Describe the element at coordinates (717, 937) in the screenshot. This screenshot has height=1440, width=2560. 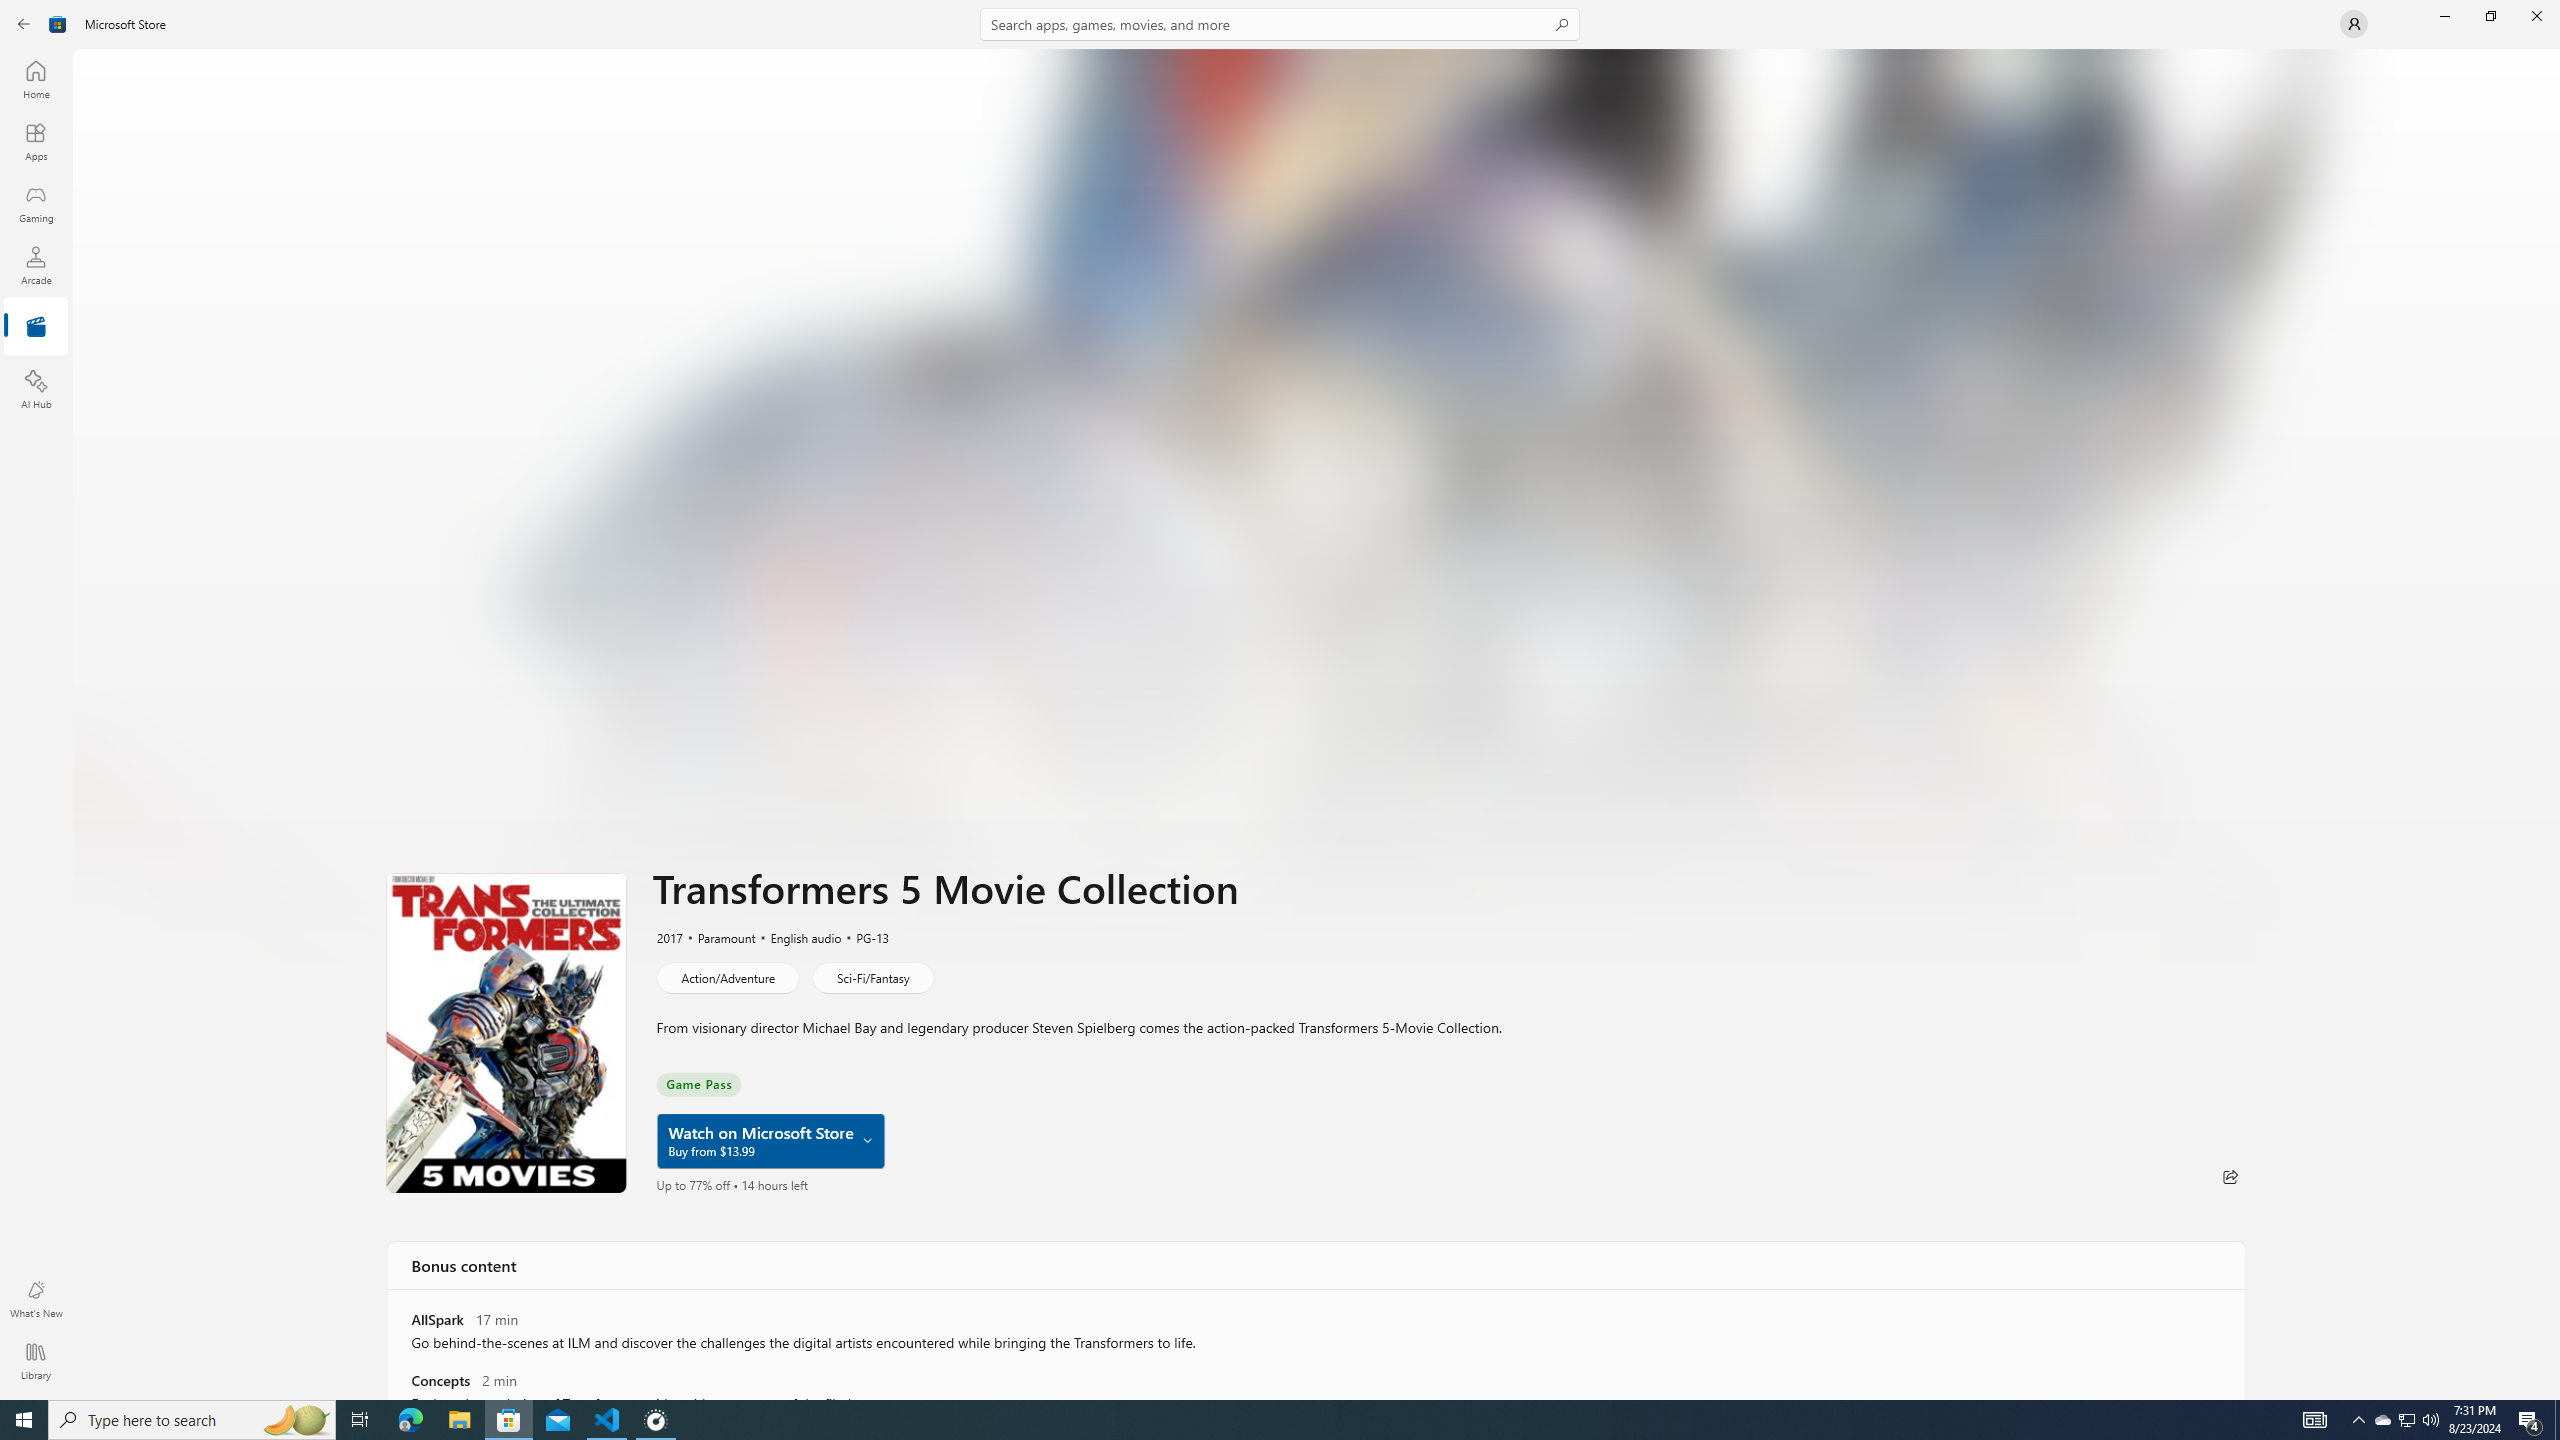
I see `'Paramount'` at that location.